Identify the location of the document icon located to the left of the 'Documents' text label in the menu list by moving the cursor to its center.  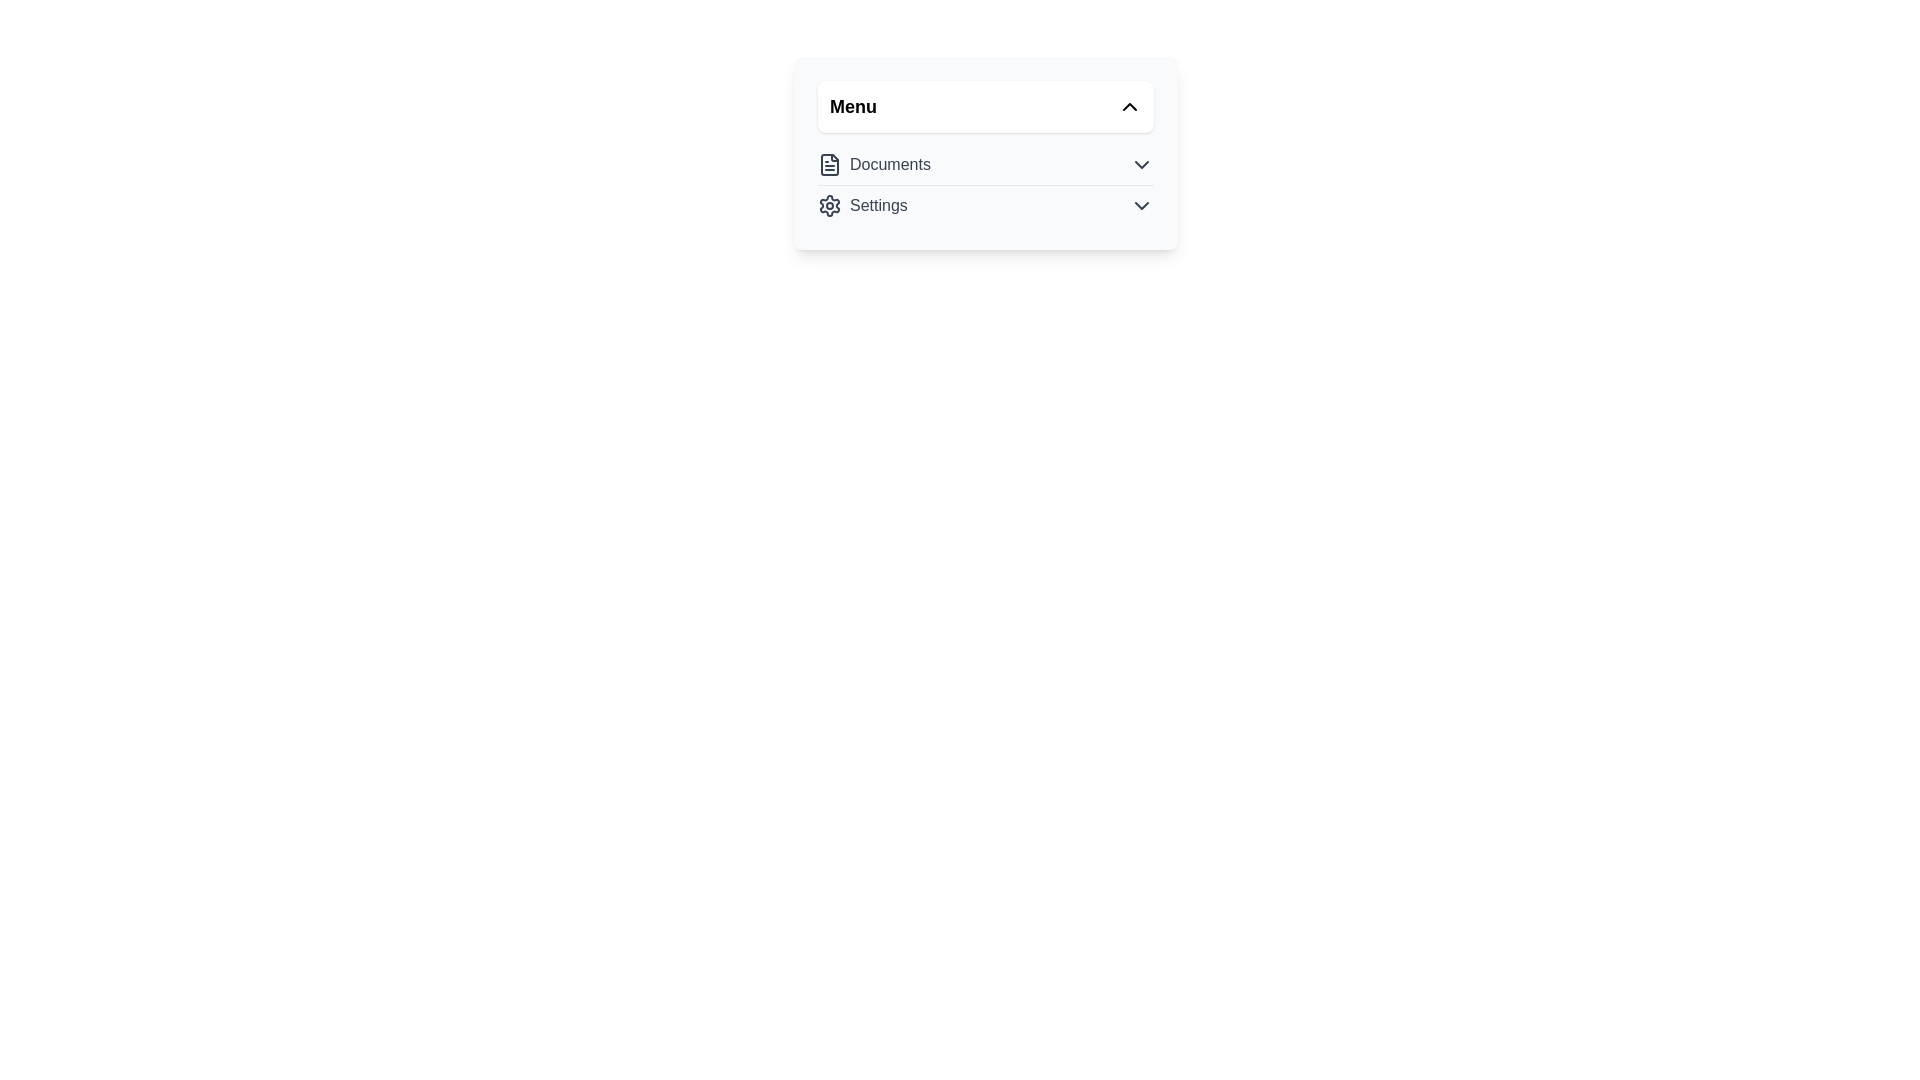
(830, 164).